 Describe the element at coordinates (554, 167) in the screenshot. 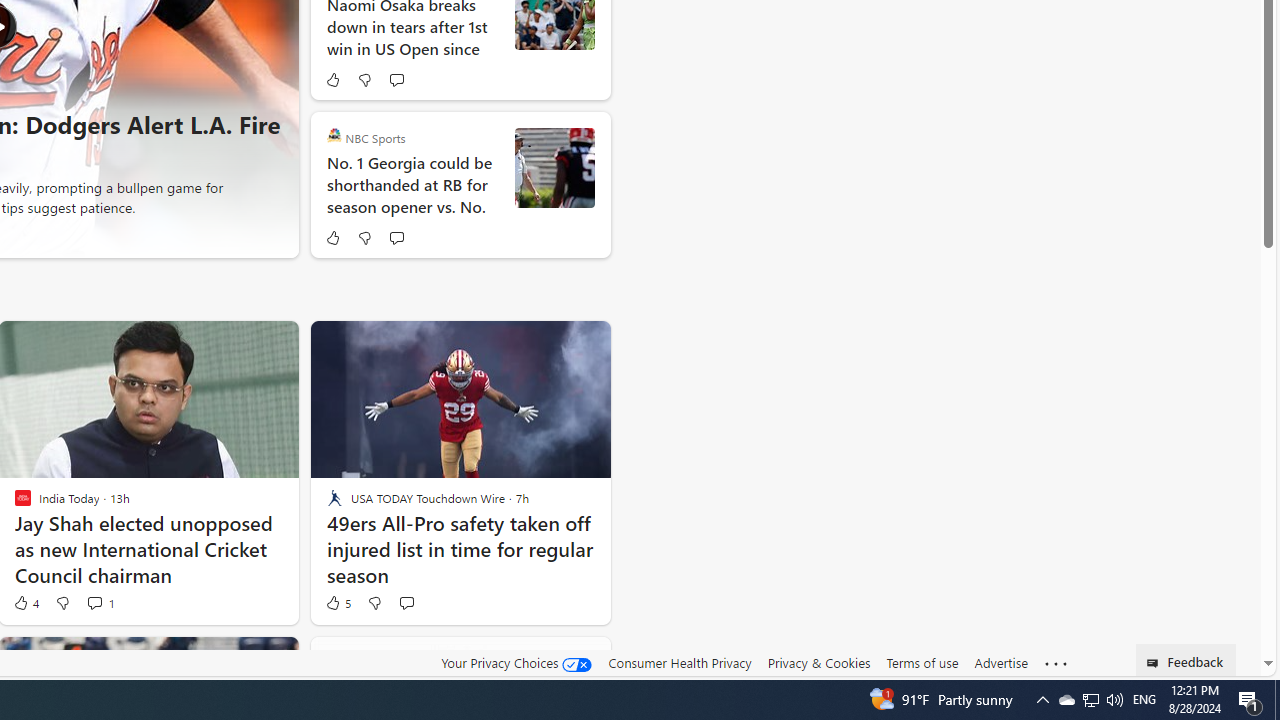

I see `'Kirby Smart'` at that location.